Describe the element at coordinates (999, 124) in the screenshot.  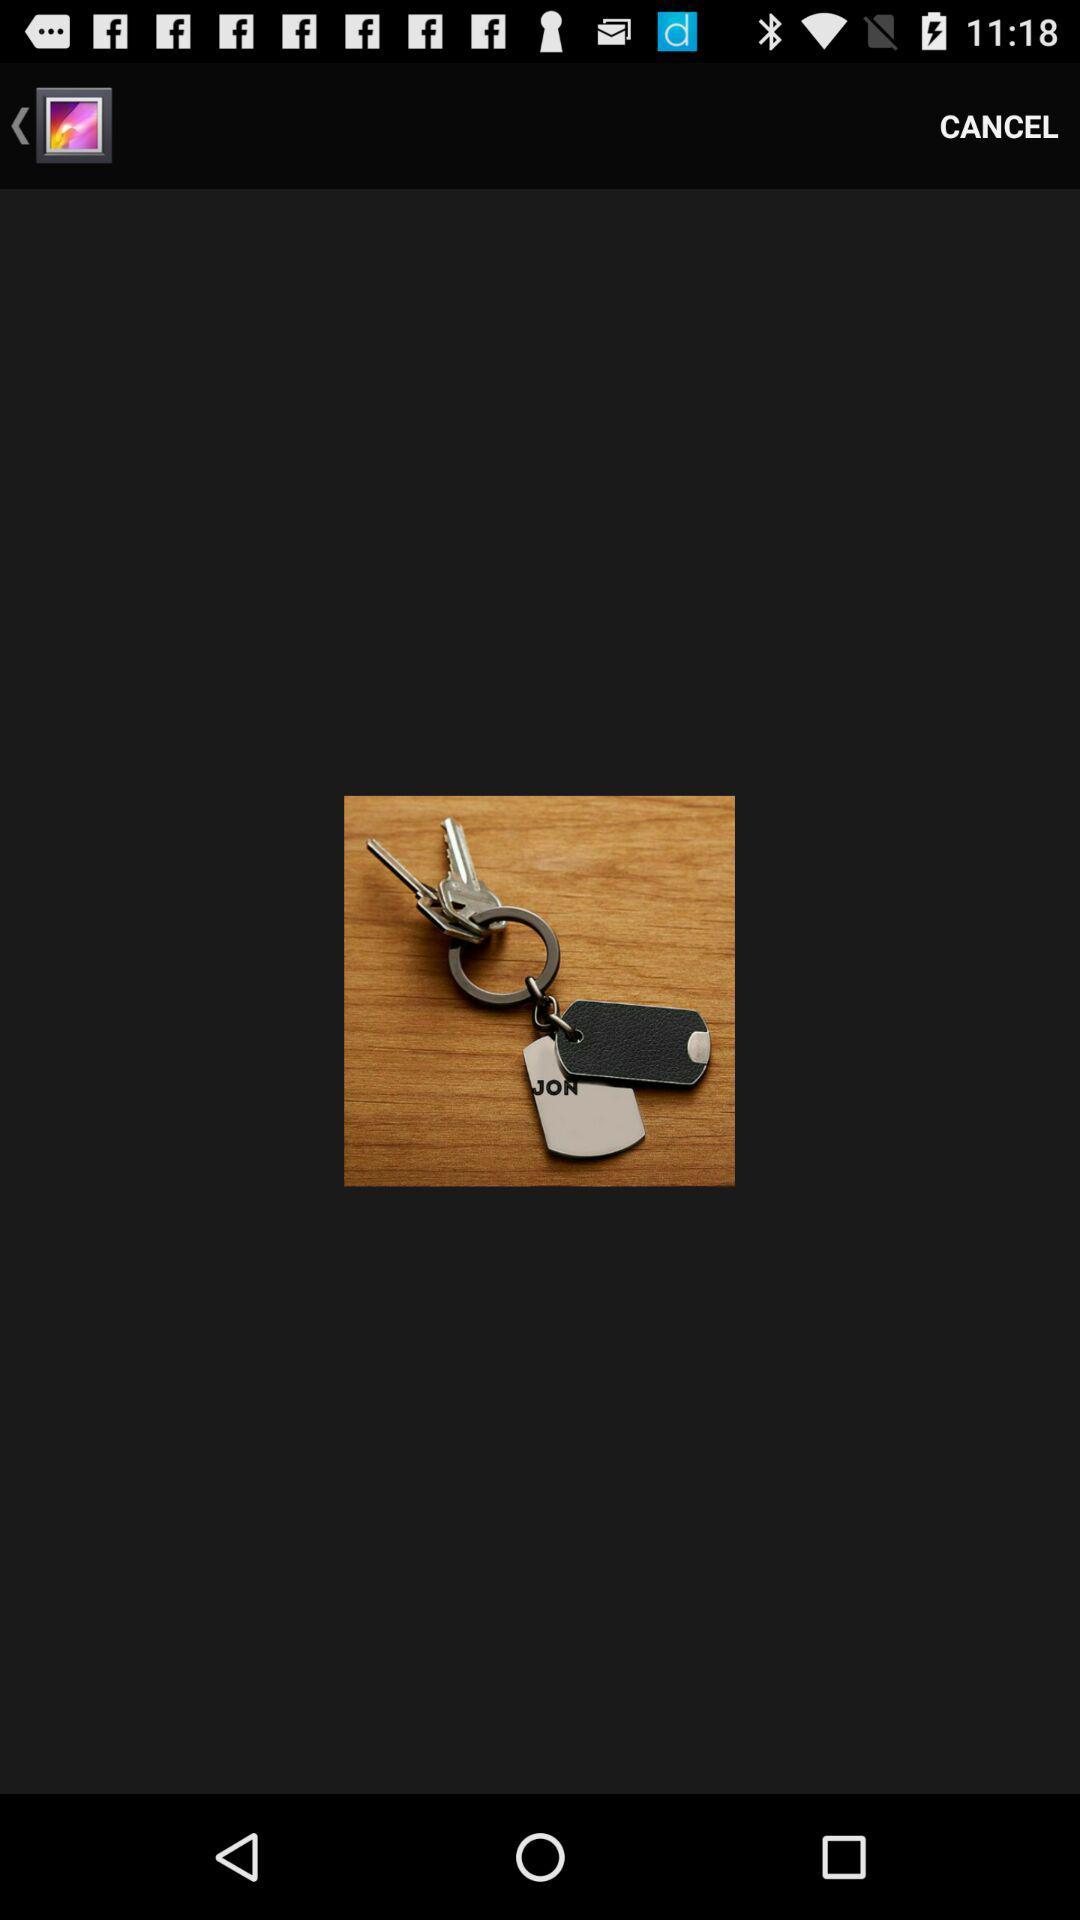
I see `cancel icon` at that location.